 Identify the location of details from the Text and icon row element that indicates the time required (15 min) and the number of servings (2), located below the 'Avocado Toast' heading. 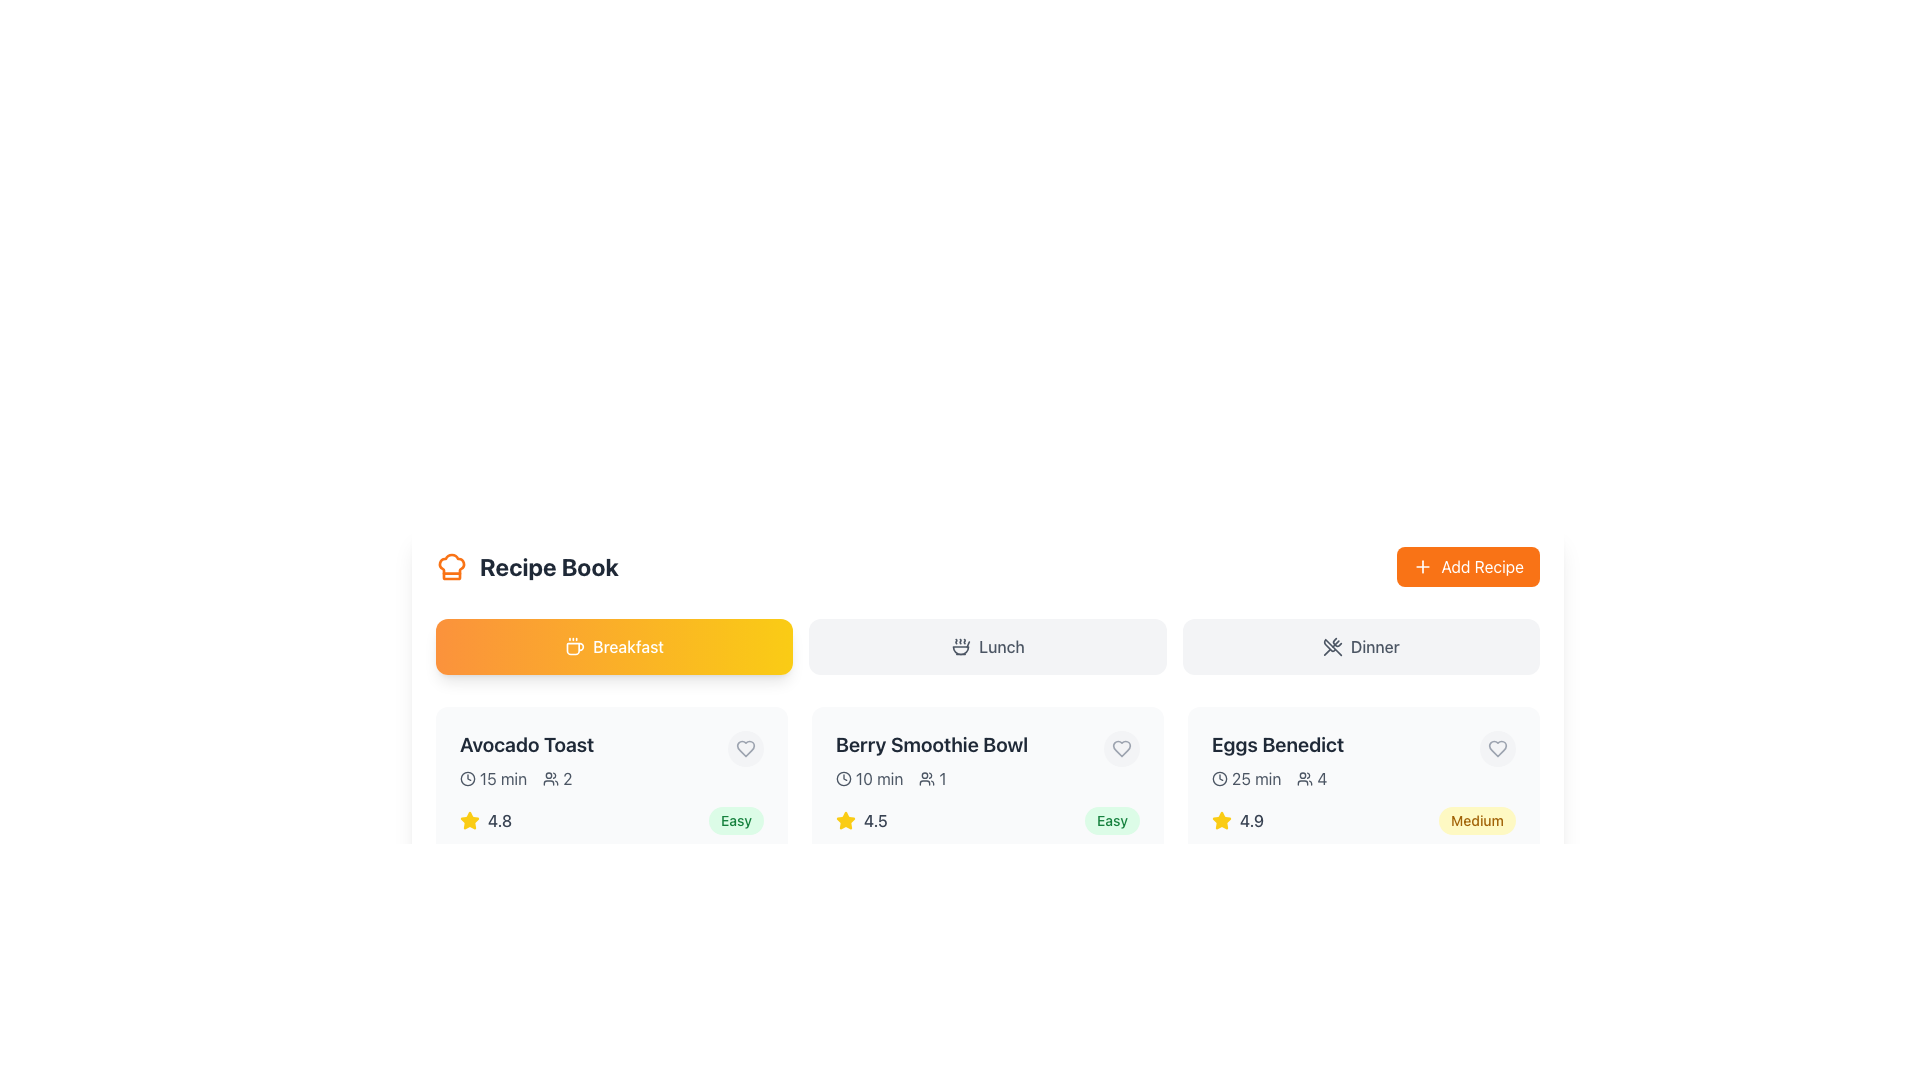
(527, 778).